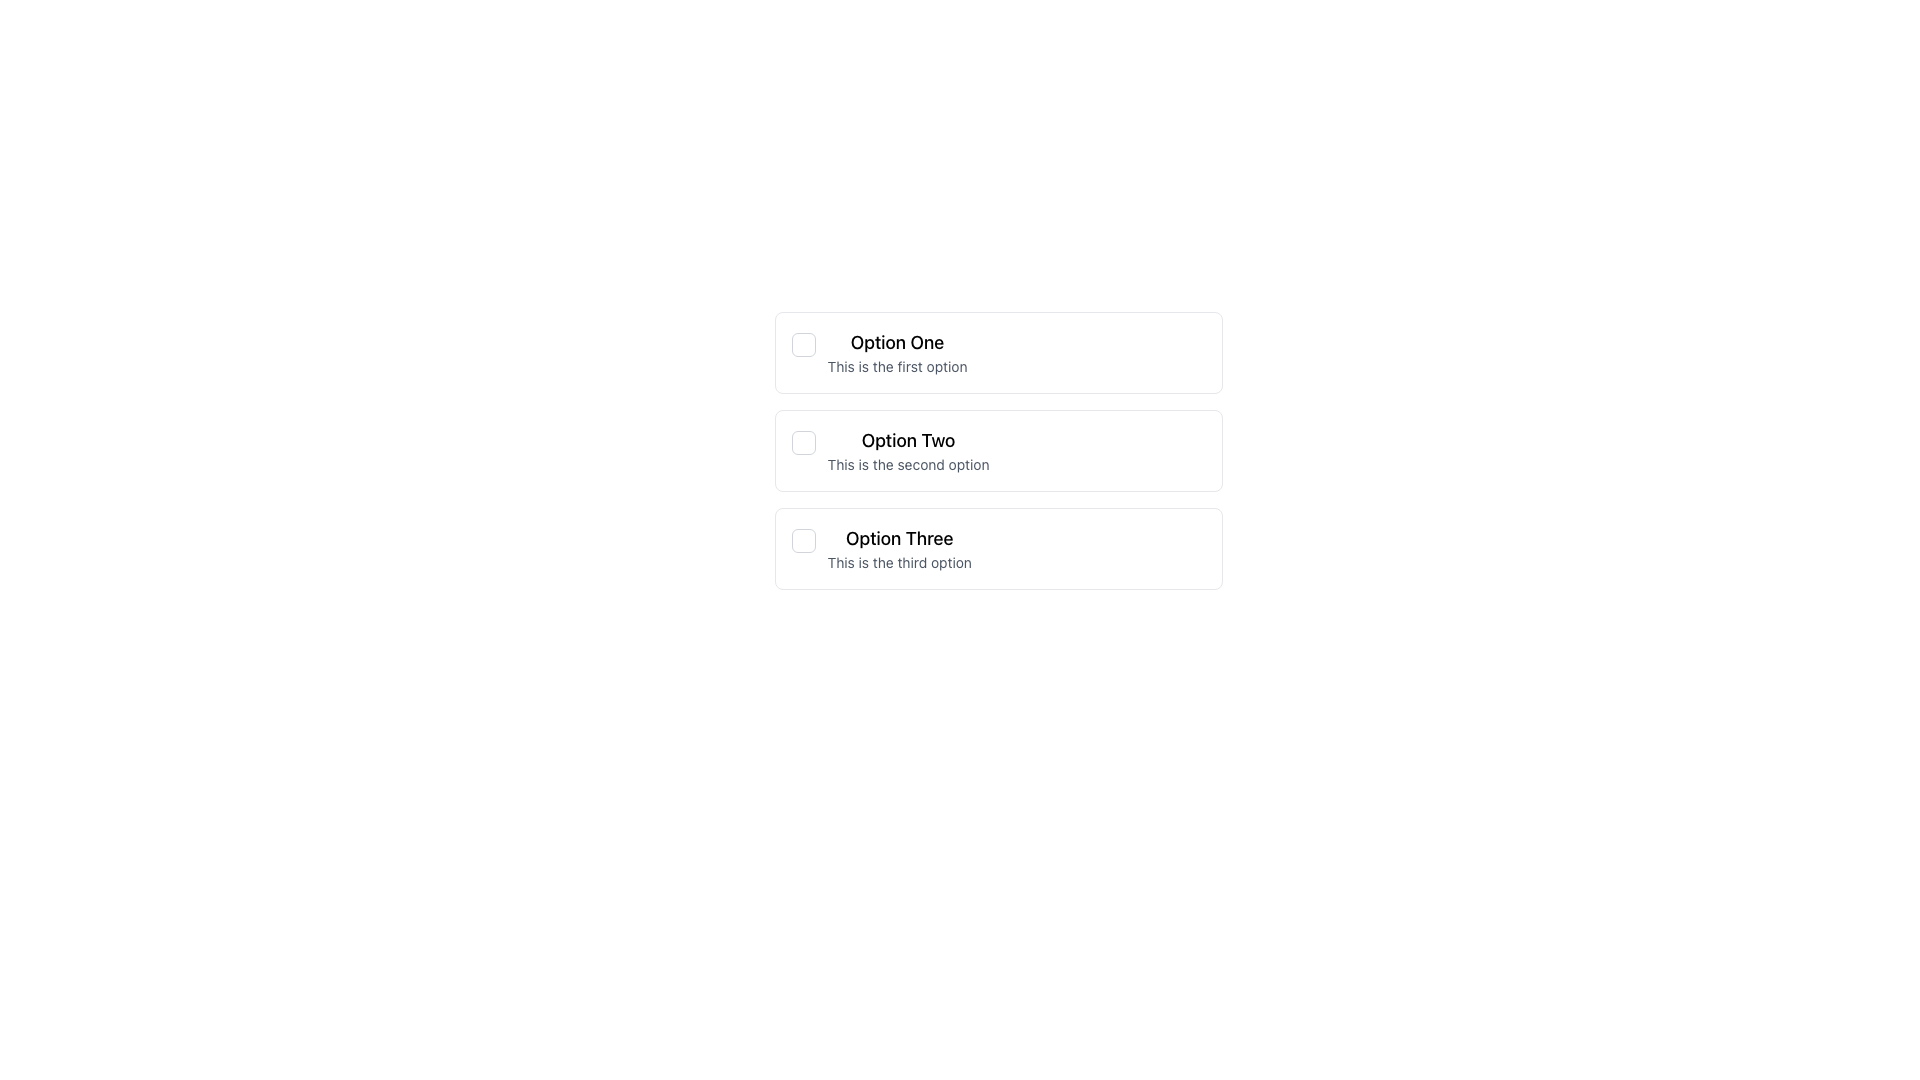 This screenshot has height=1080, width=1920. Describe the element at coordinates (896, 342) in the screenshot. I see `the text label indicating the first option in the list, which states 'This is the first option'` at that location.